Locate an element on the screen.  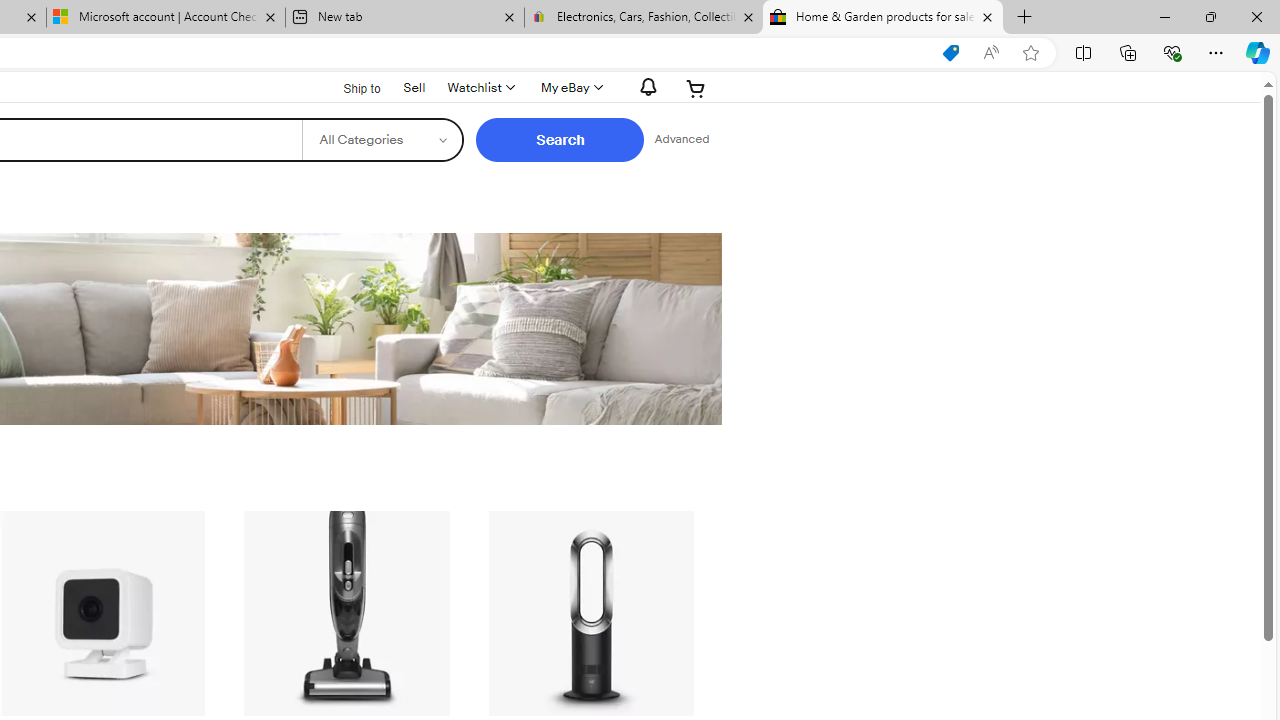
'Split screen' is located at coordinates (1082, 51).